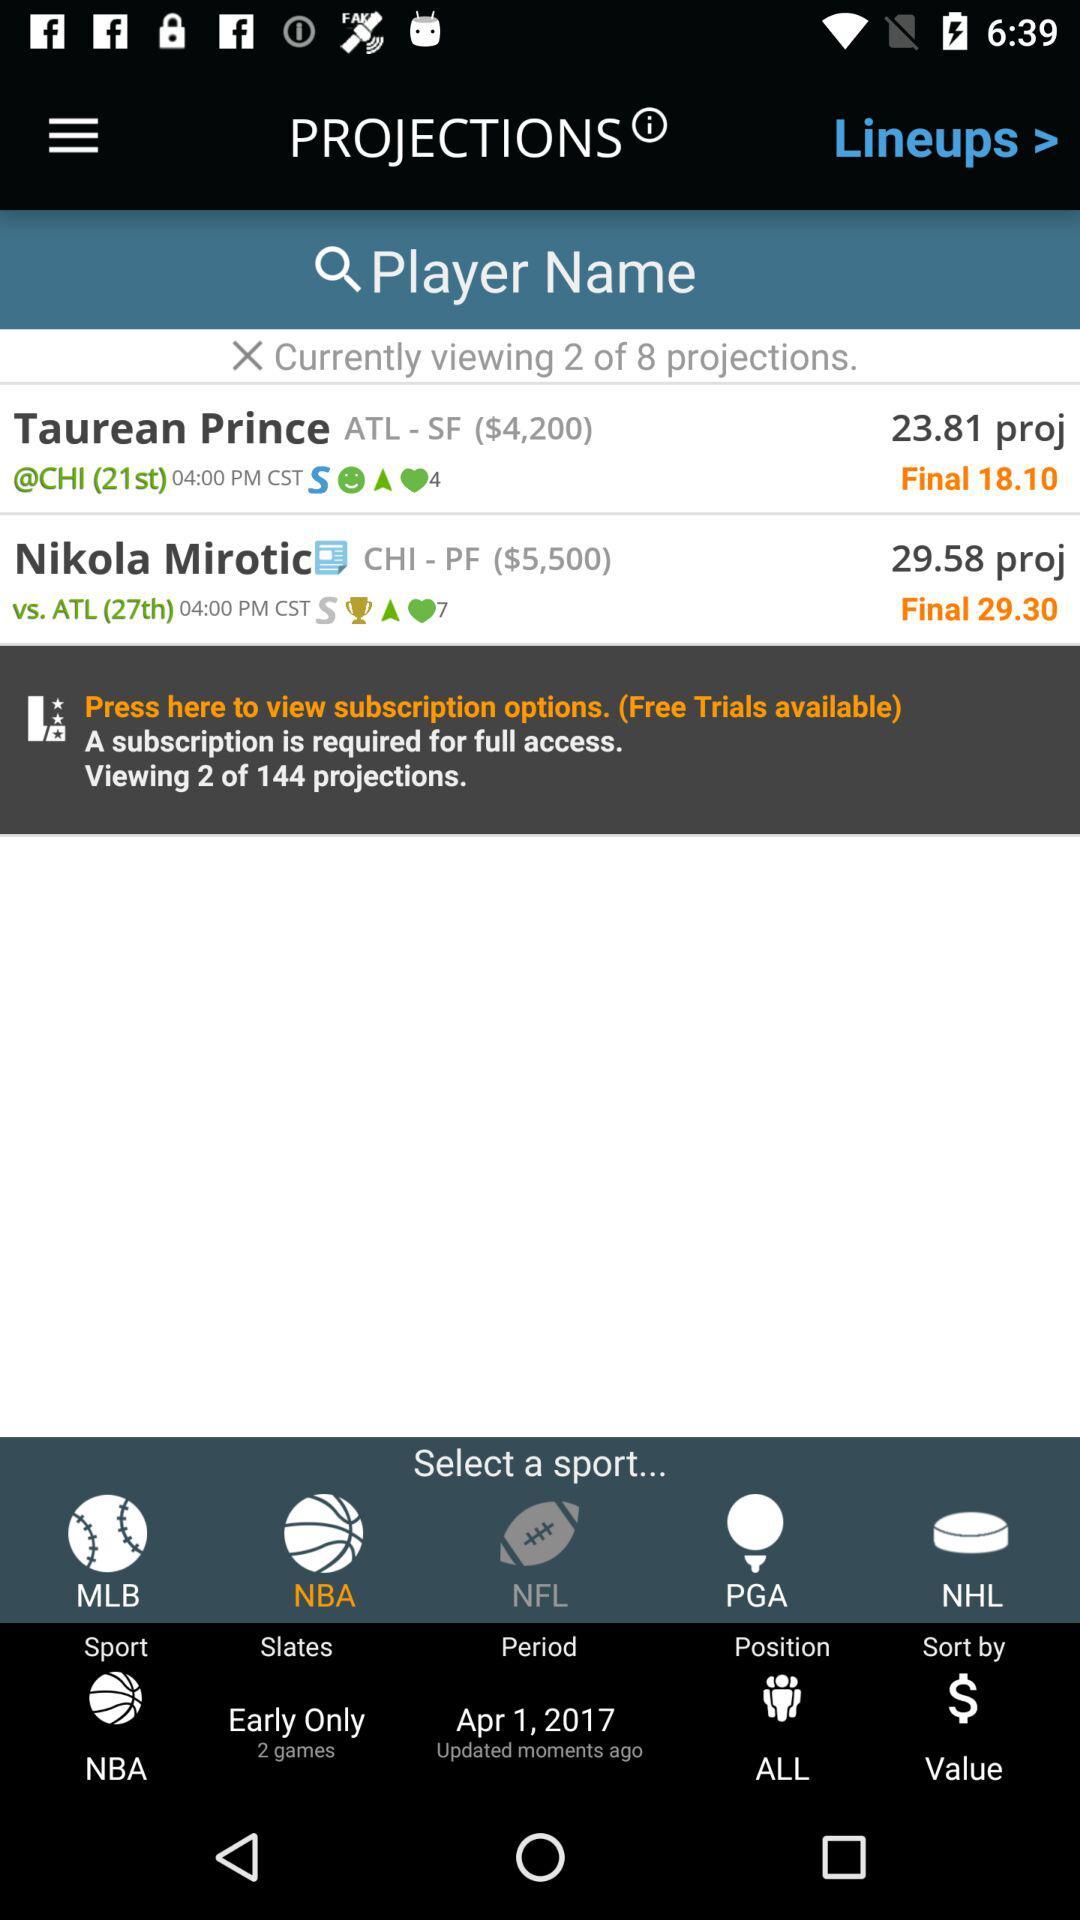 The width and height of the screenshot is (1080, 1920). I want to click on item to the left of the projections item, so click(72, 135).